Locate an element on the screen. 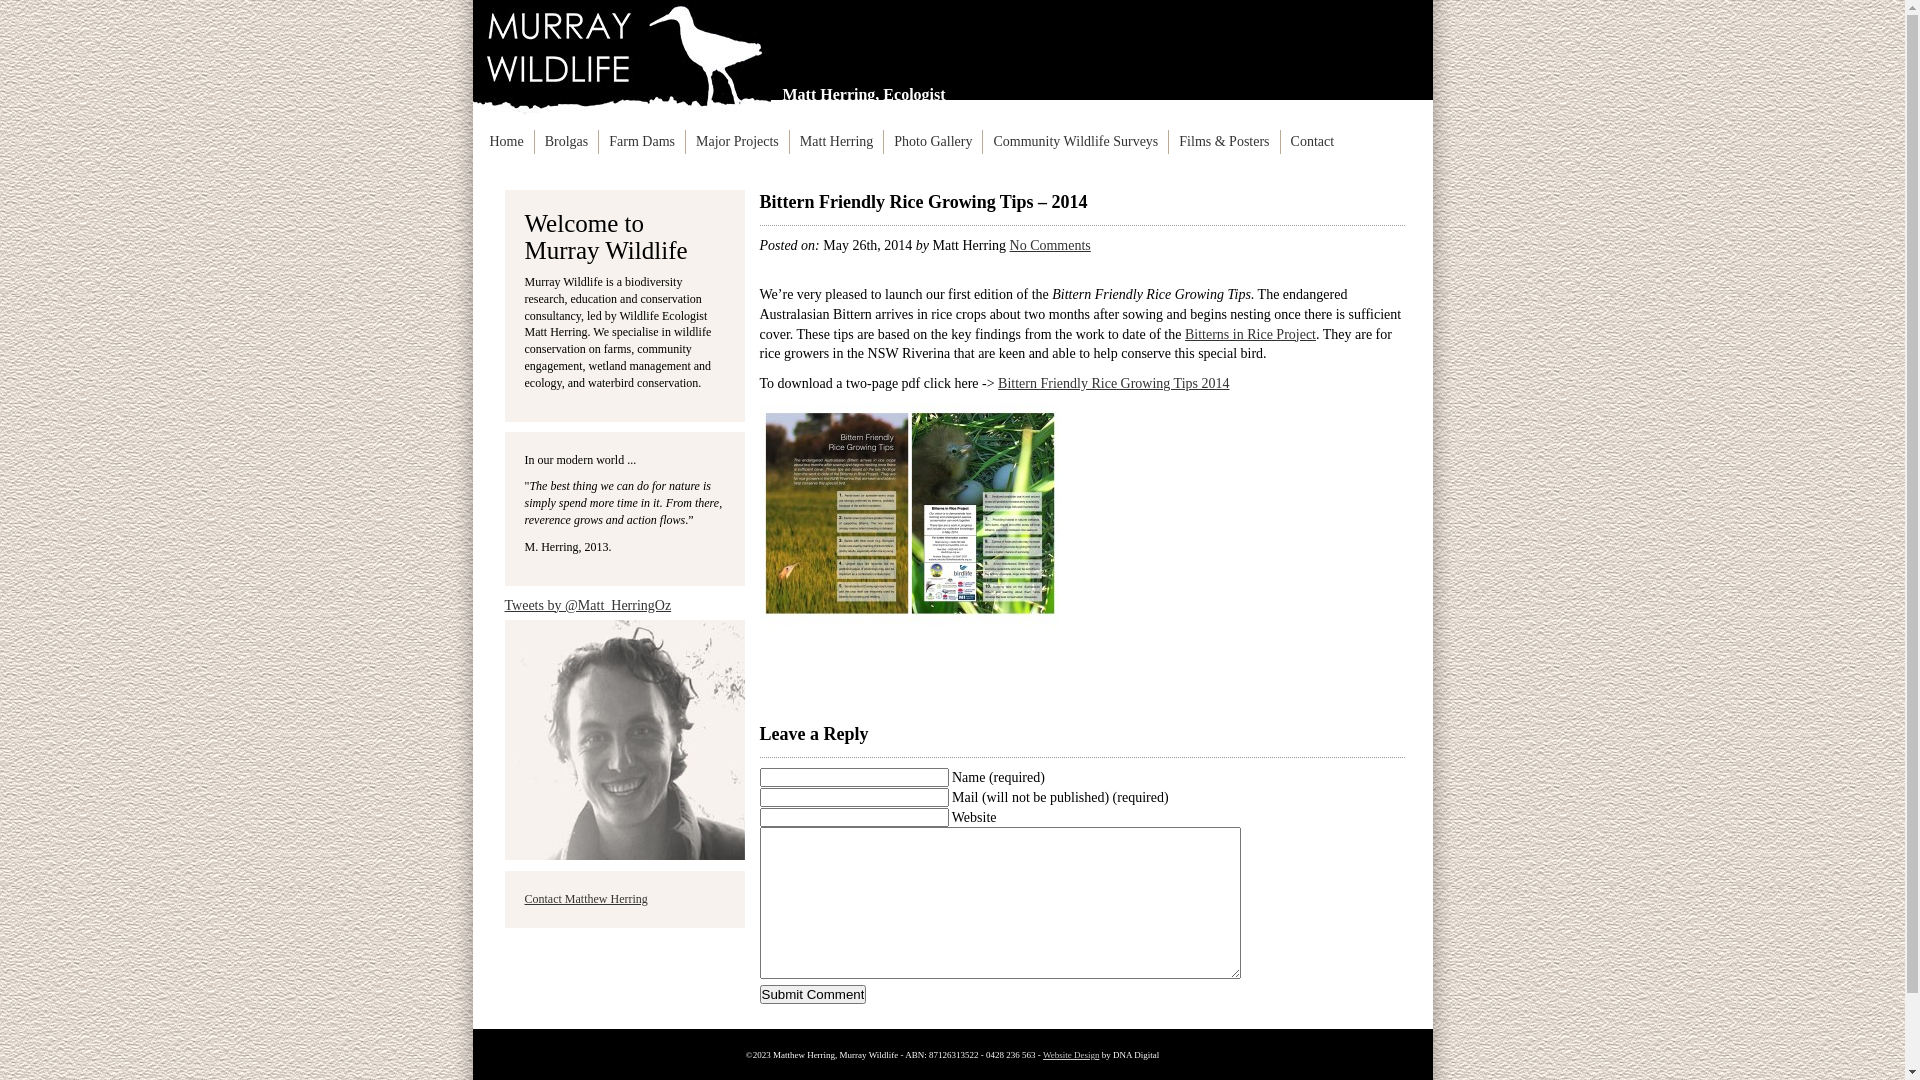  'Community Wildlife Surveys' is located at coordinates (1074, 141).